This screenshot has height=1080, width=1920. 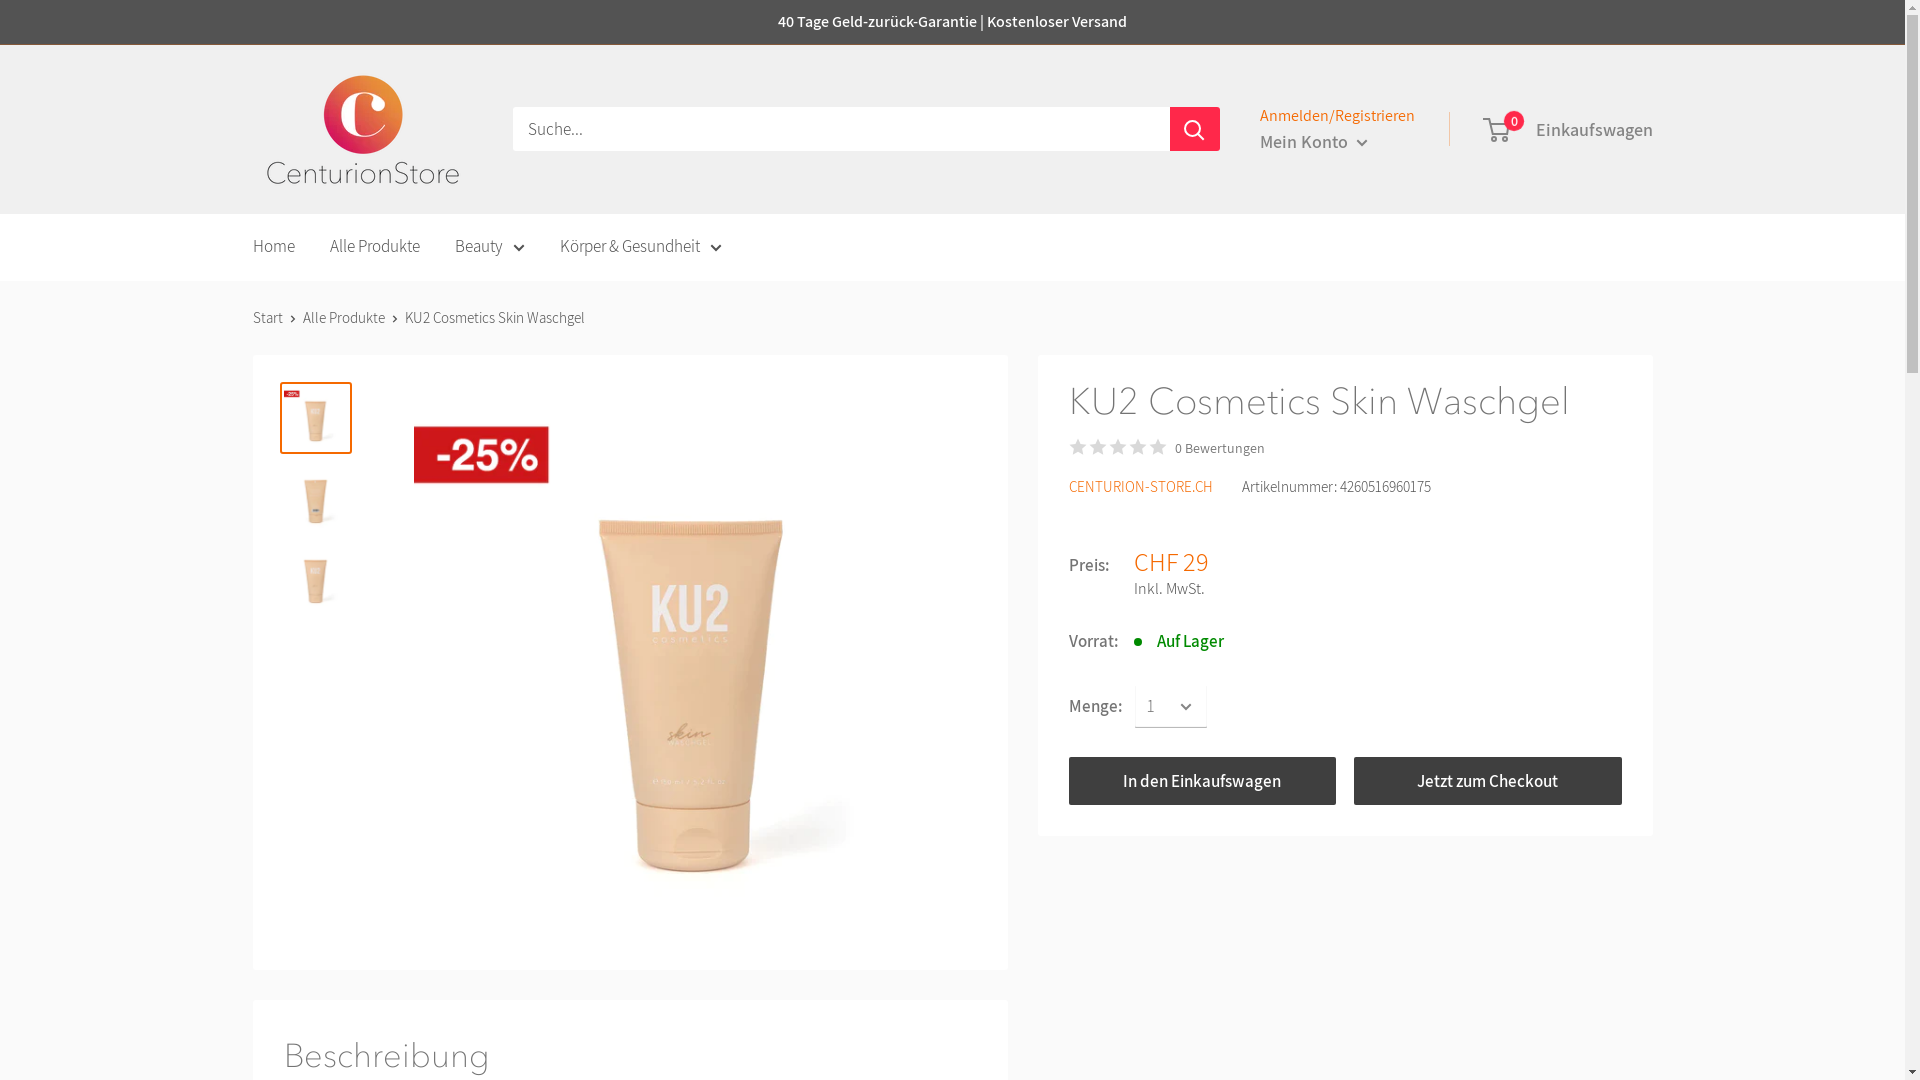 What do you see at coordinates (489, 245) in the screenshot?
I see `'Beauty'` at bounding box center [489, 245].